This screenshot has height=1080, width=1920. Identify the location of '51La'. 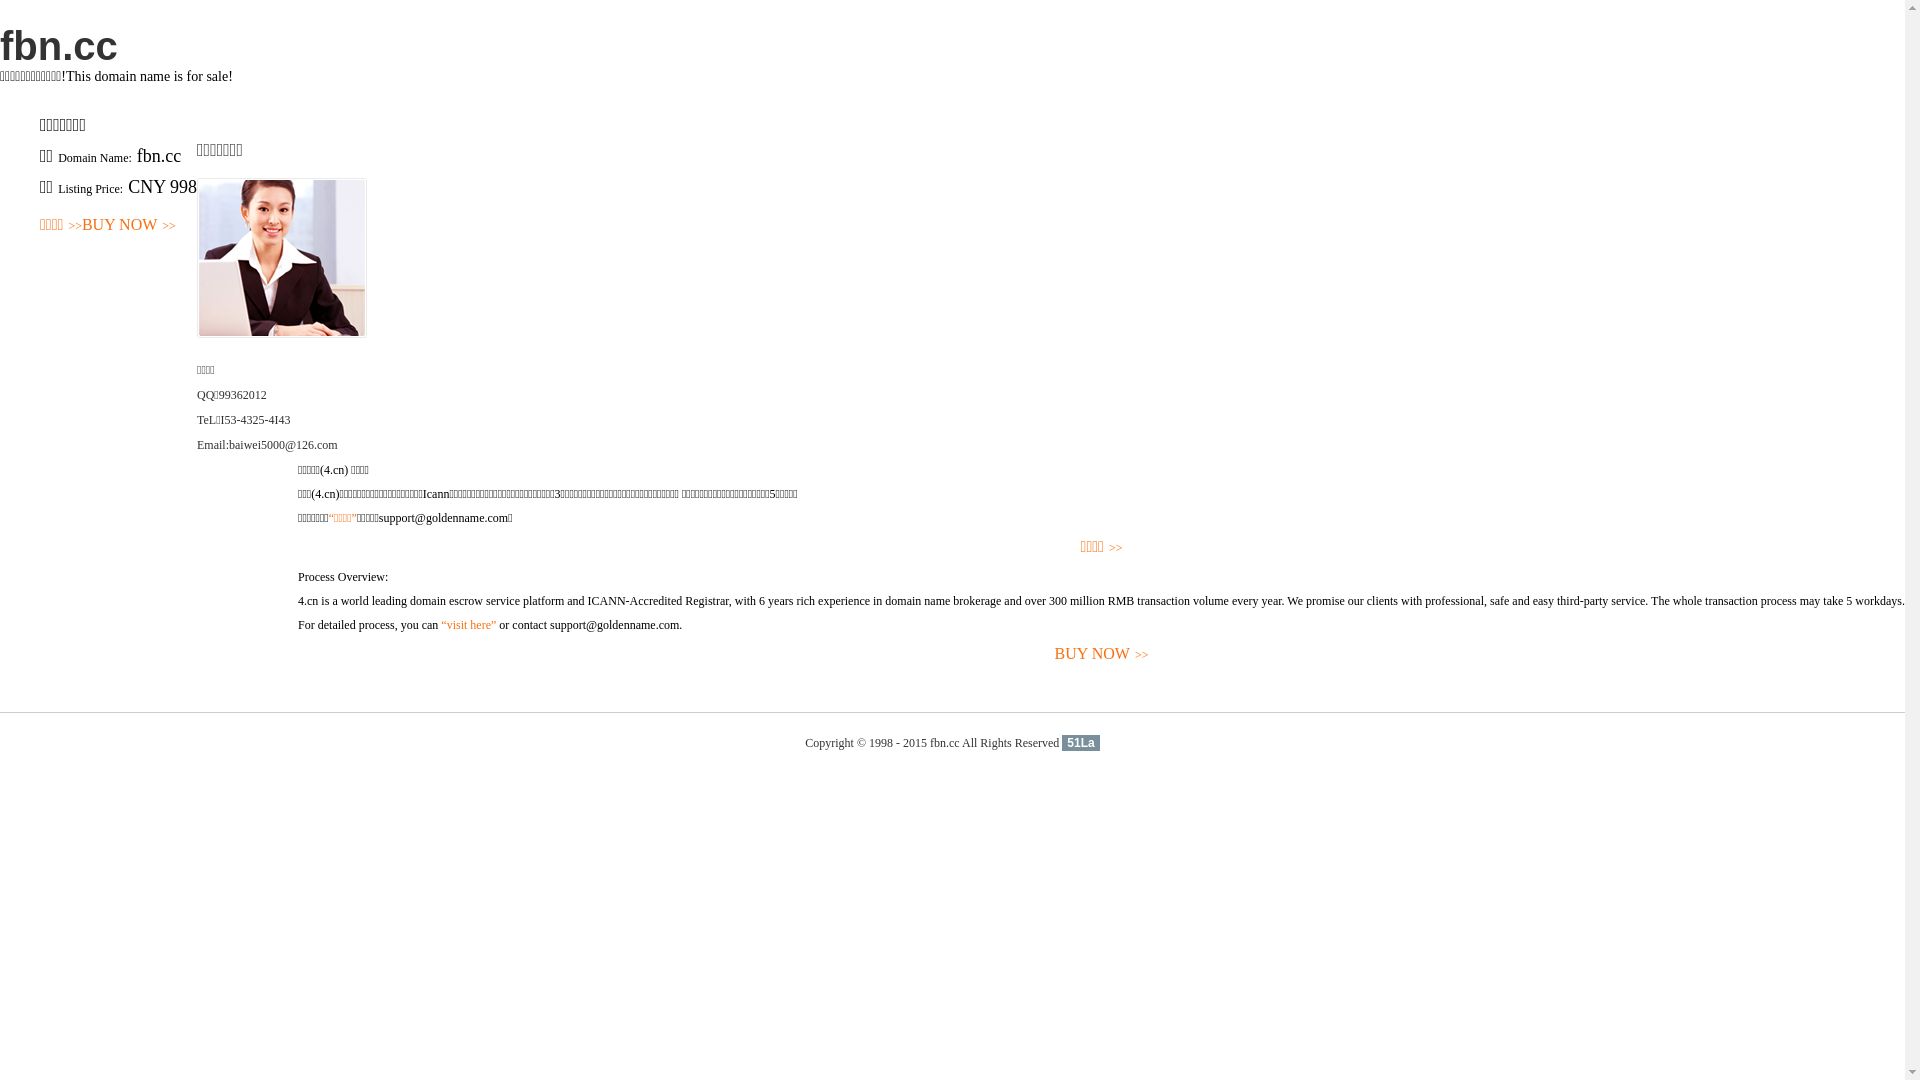
(1079, 743).